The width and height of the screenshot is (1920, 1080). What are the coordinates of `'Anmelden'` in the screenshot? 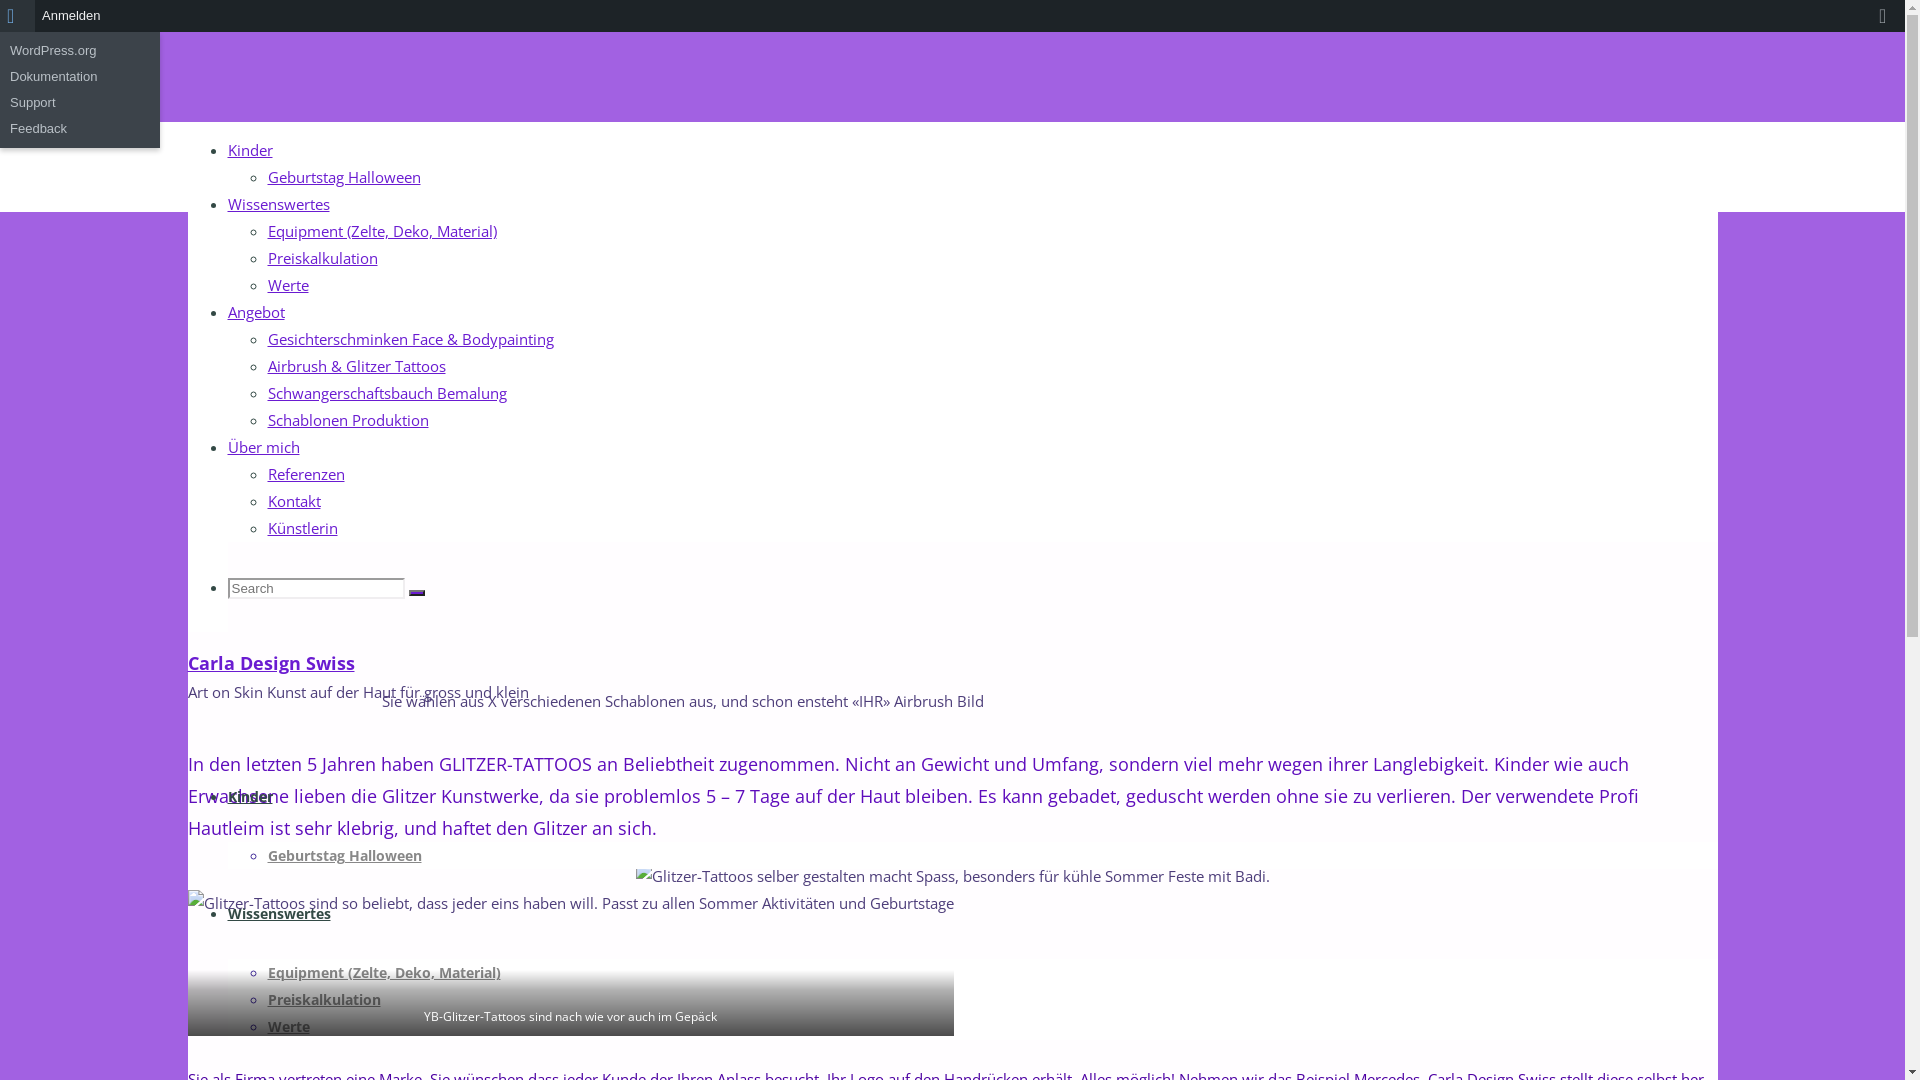 It's located at (72, 15).